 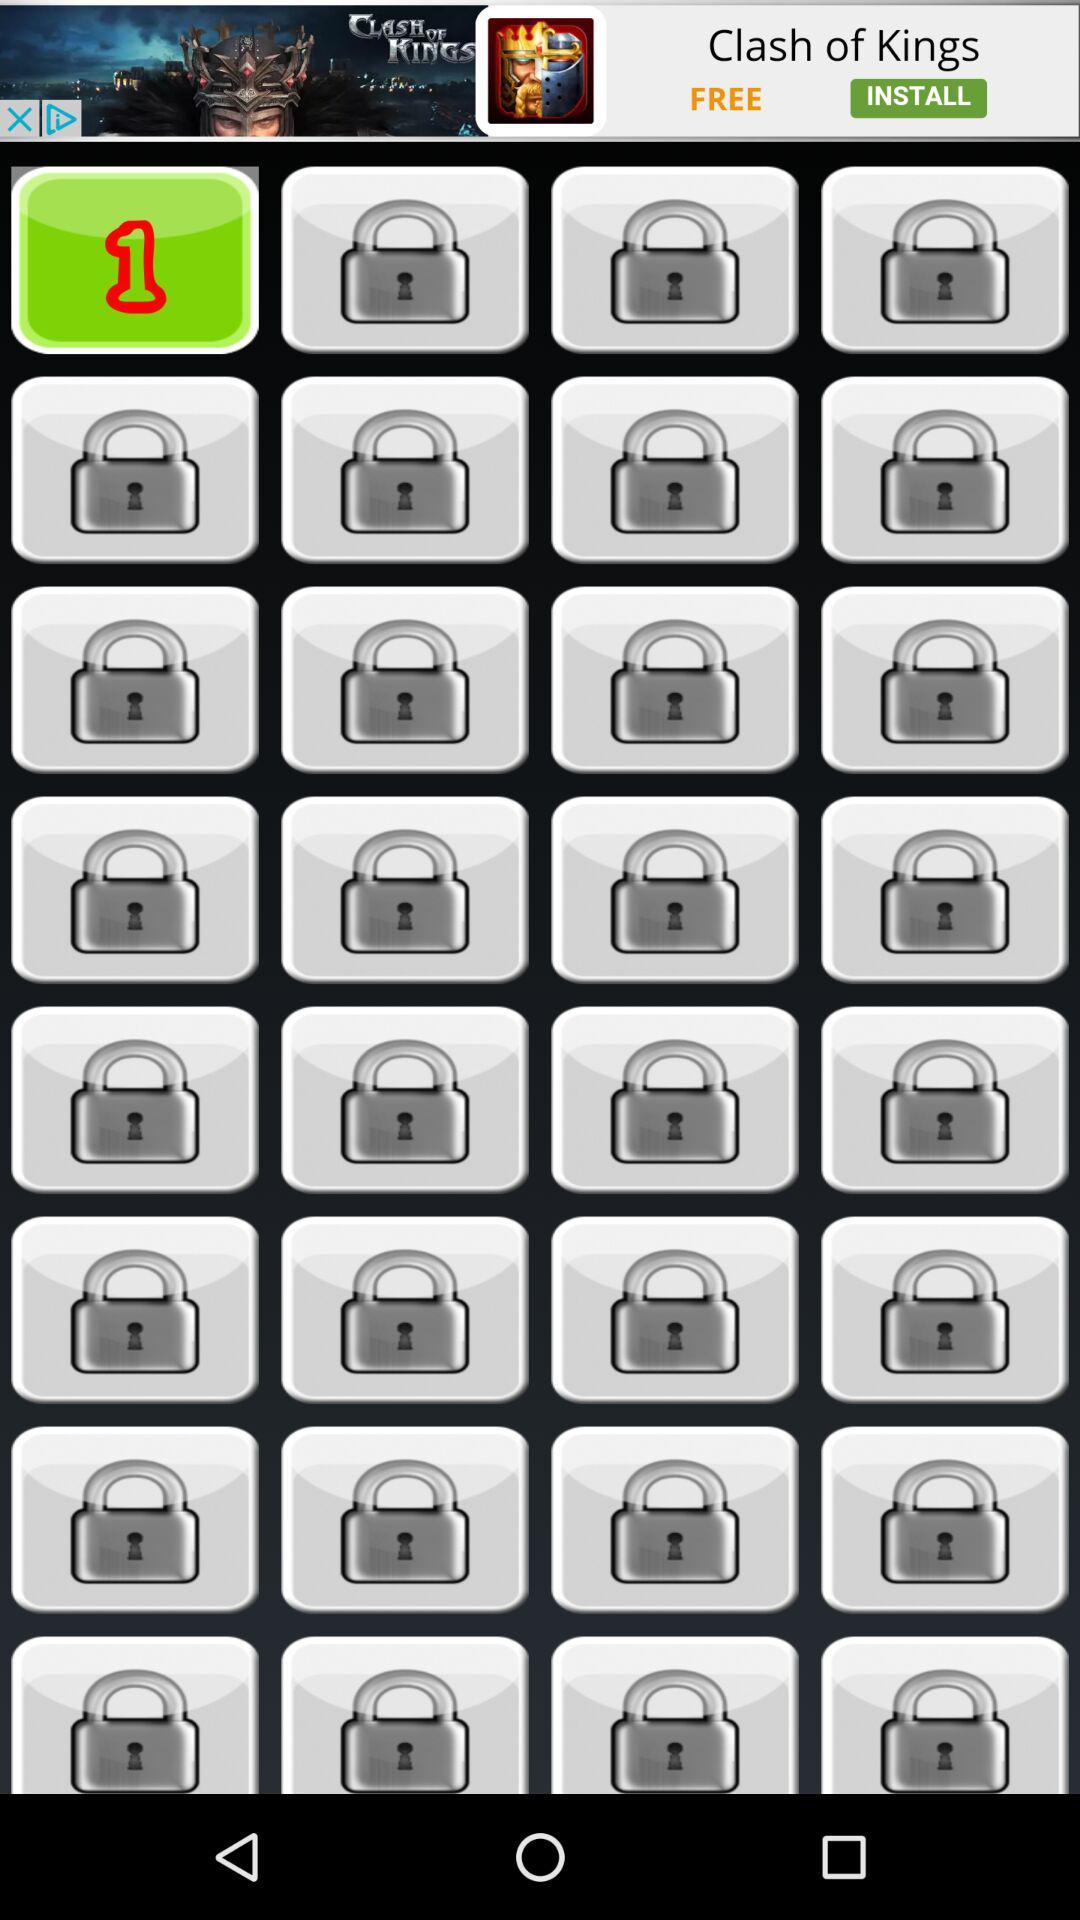 I want to click on the widget, so click(x=405, y=1714).